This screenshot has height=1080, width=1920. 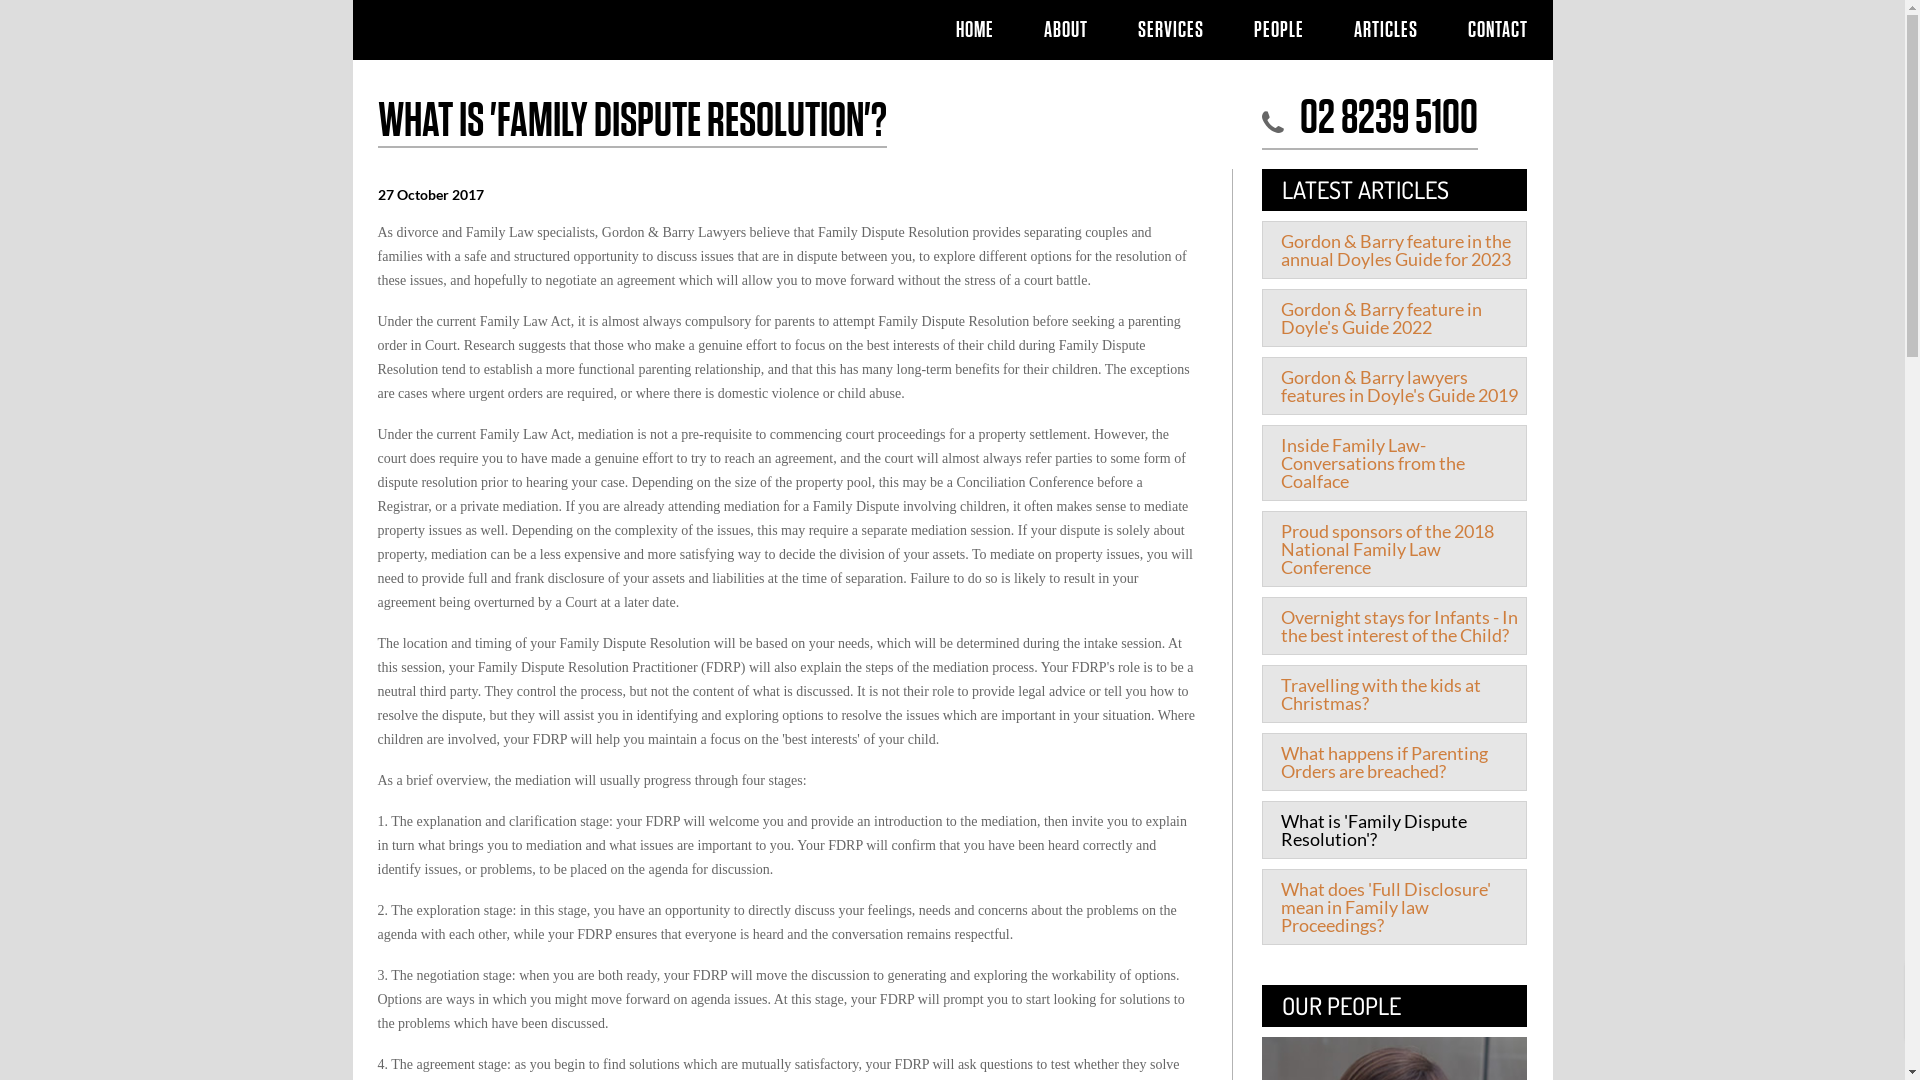 I want to click on 'What happens if Parenting Orders are breached?', so click(x=1393, y=762).